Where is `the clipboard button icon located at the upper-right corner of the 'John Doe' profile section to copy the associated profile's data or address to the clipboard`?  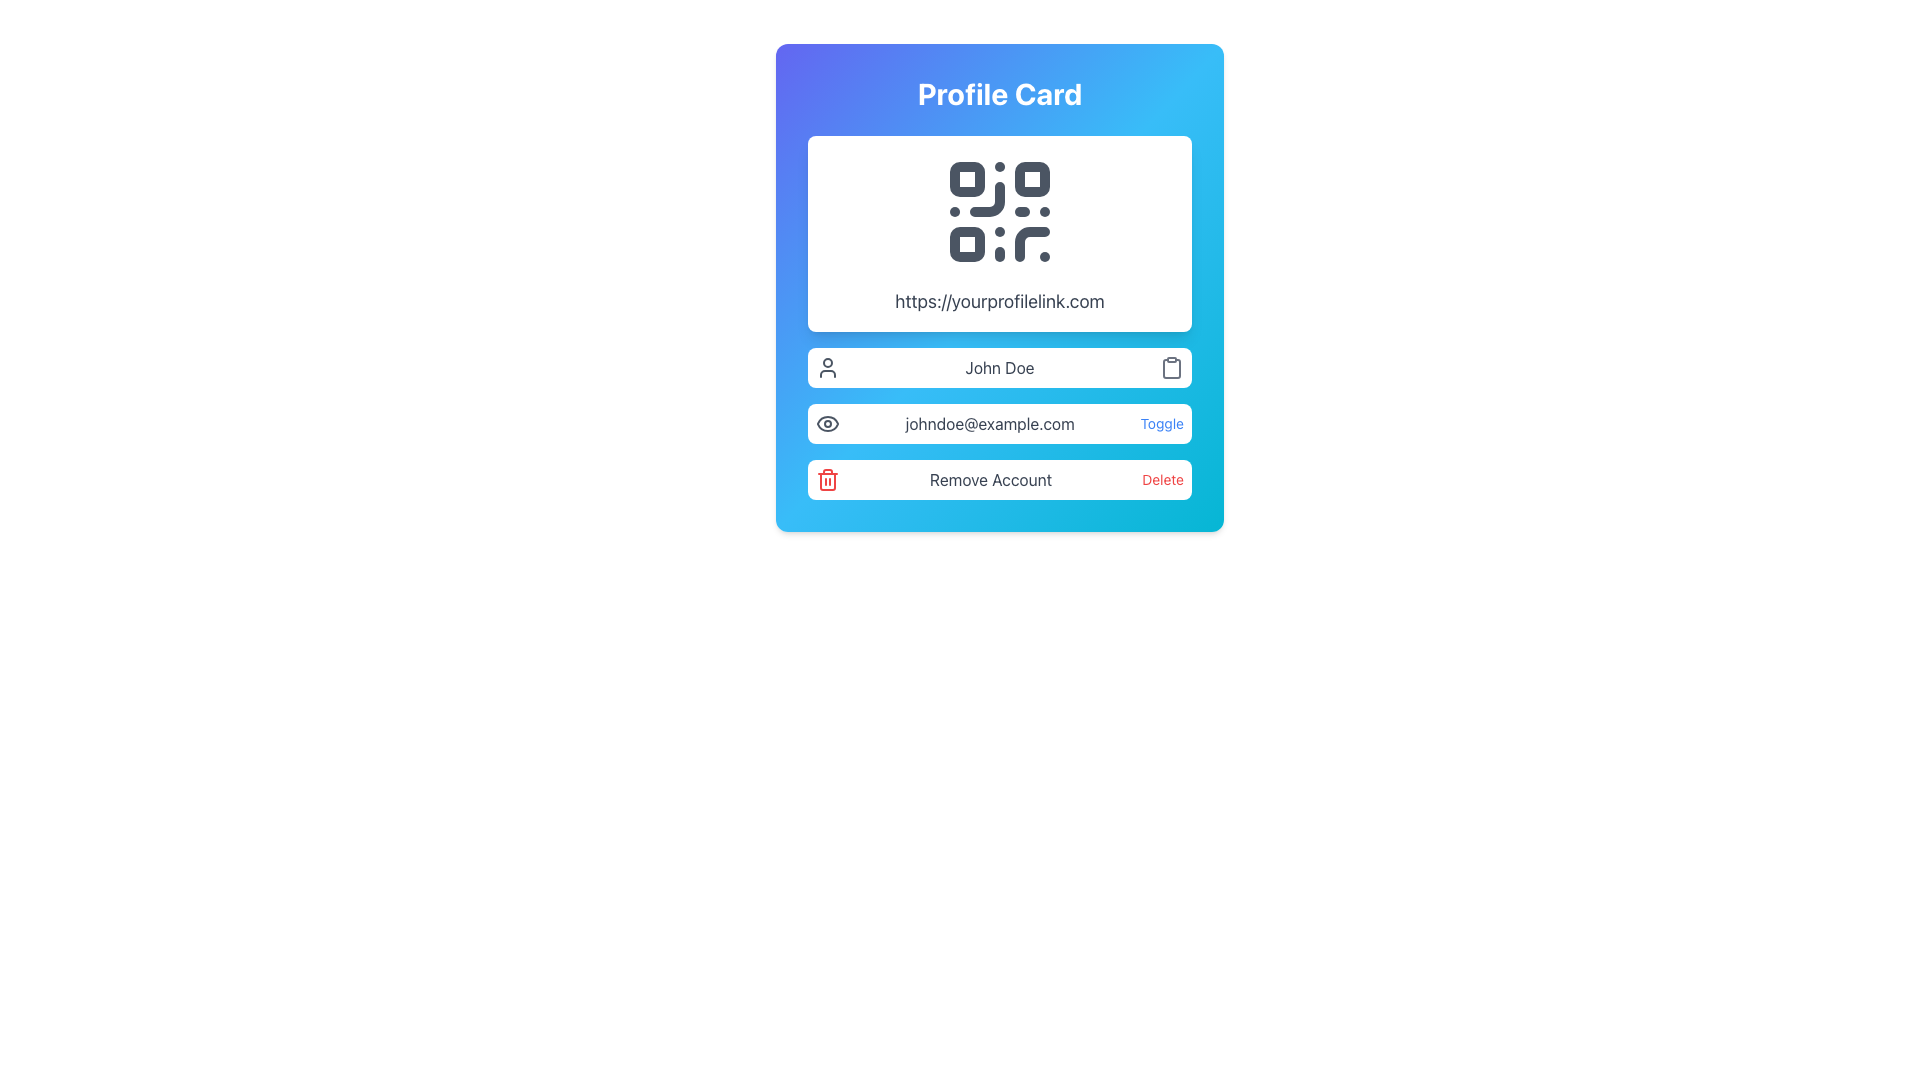
the clipboard button icon located at the upper-right corner of the 'John Doe' profile section to copy the associated profile's data or address to the clipboard is located at coordinates (1171, 367).